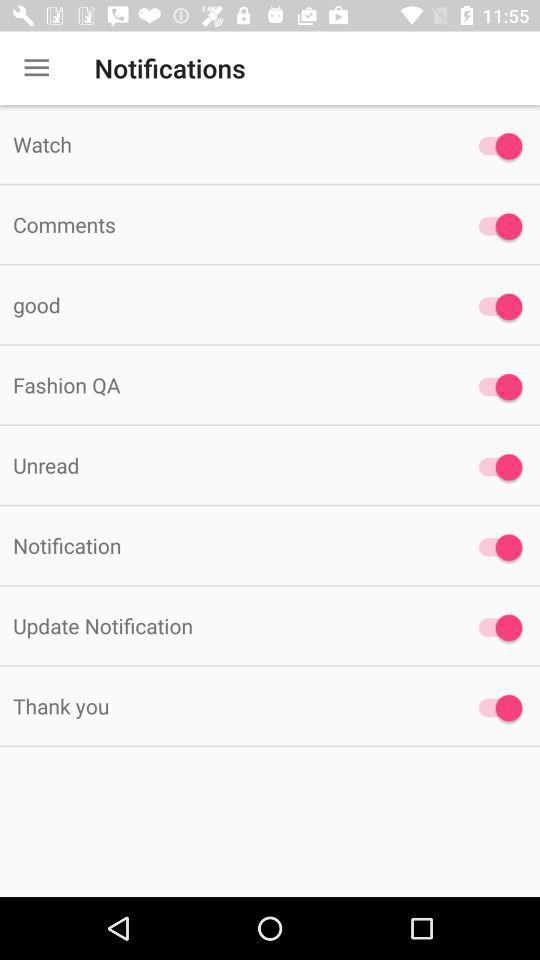 The height and width of the screenshot is (960, 540). I want to click on the item below good item, so click(224, 384).